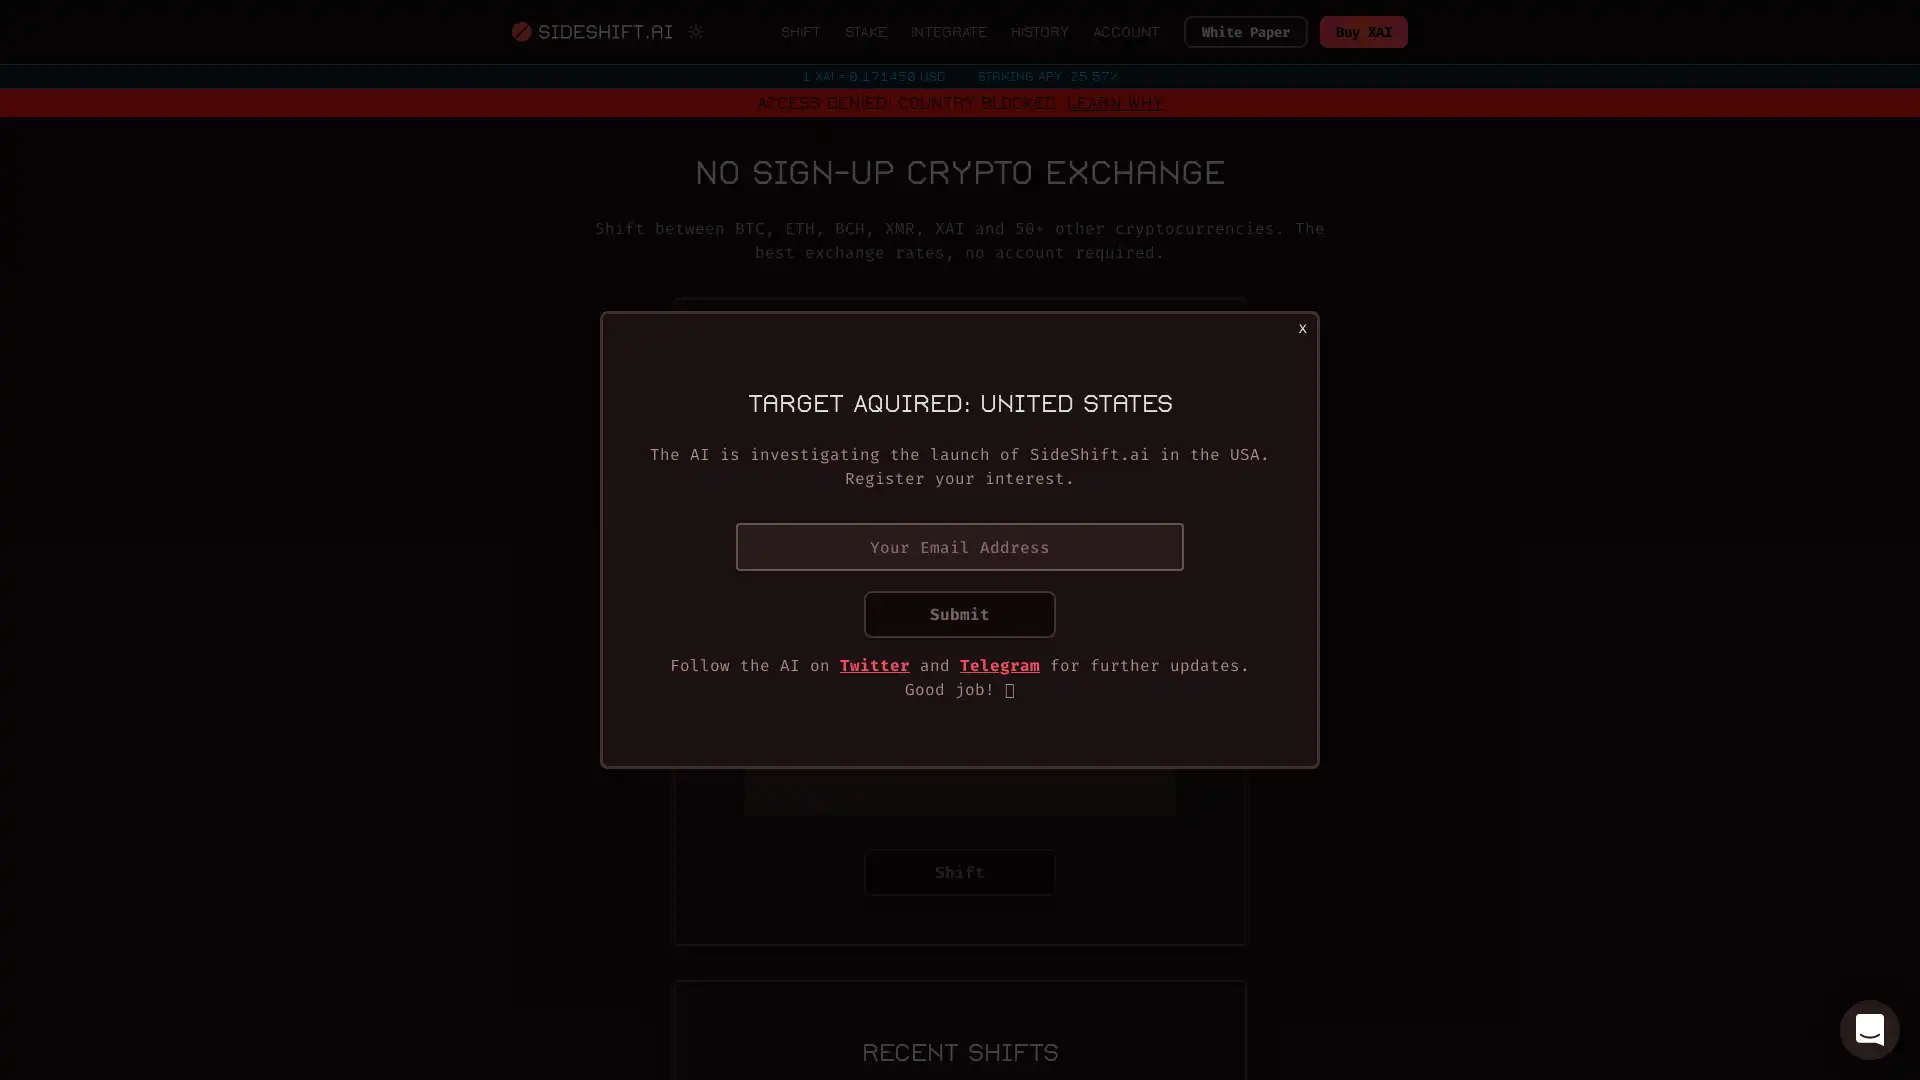 This screenshot has height=1080, width=1920. Describe the element at coordinates (1869, 1029) in the screenshot. I see `Open Intercom Messenger` at that location.